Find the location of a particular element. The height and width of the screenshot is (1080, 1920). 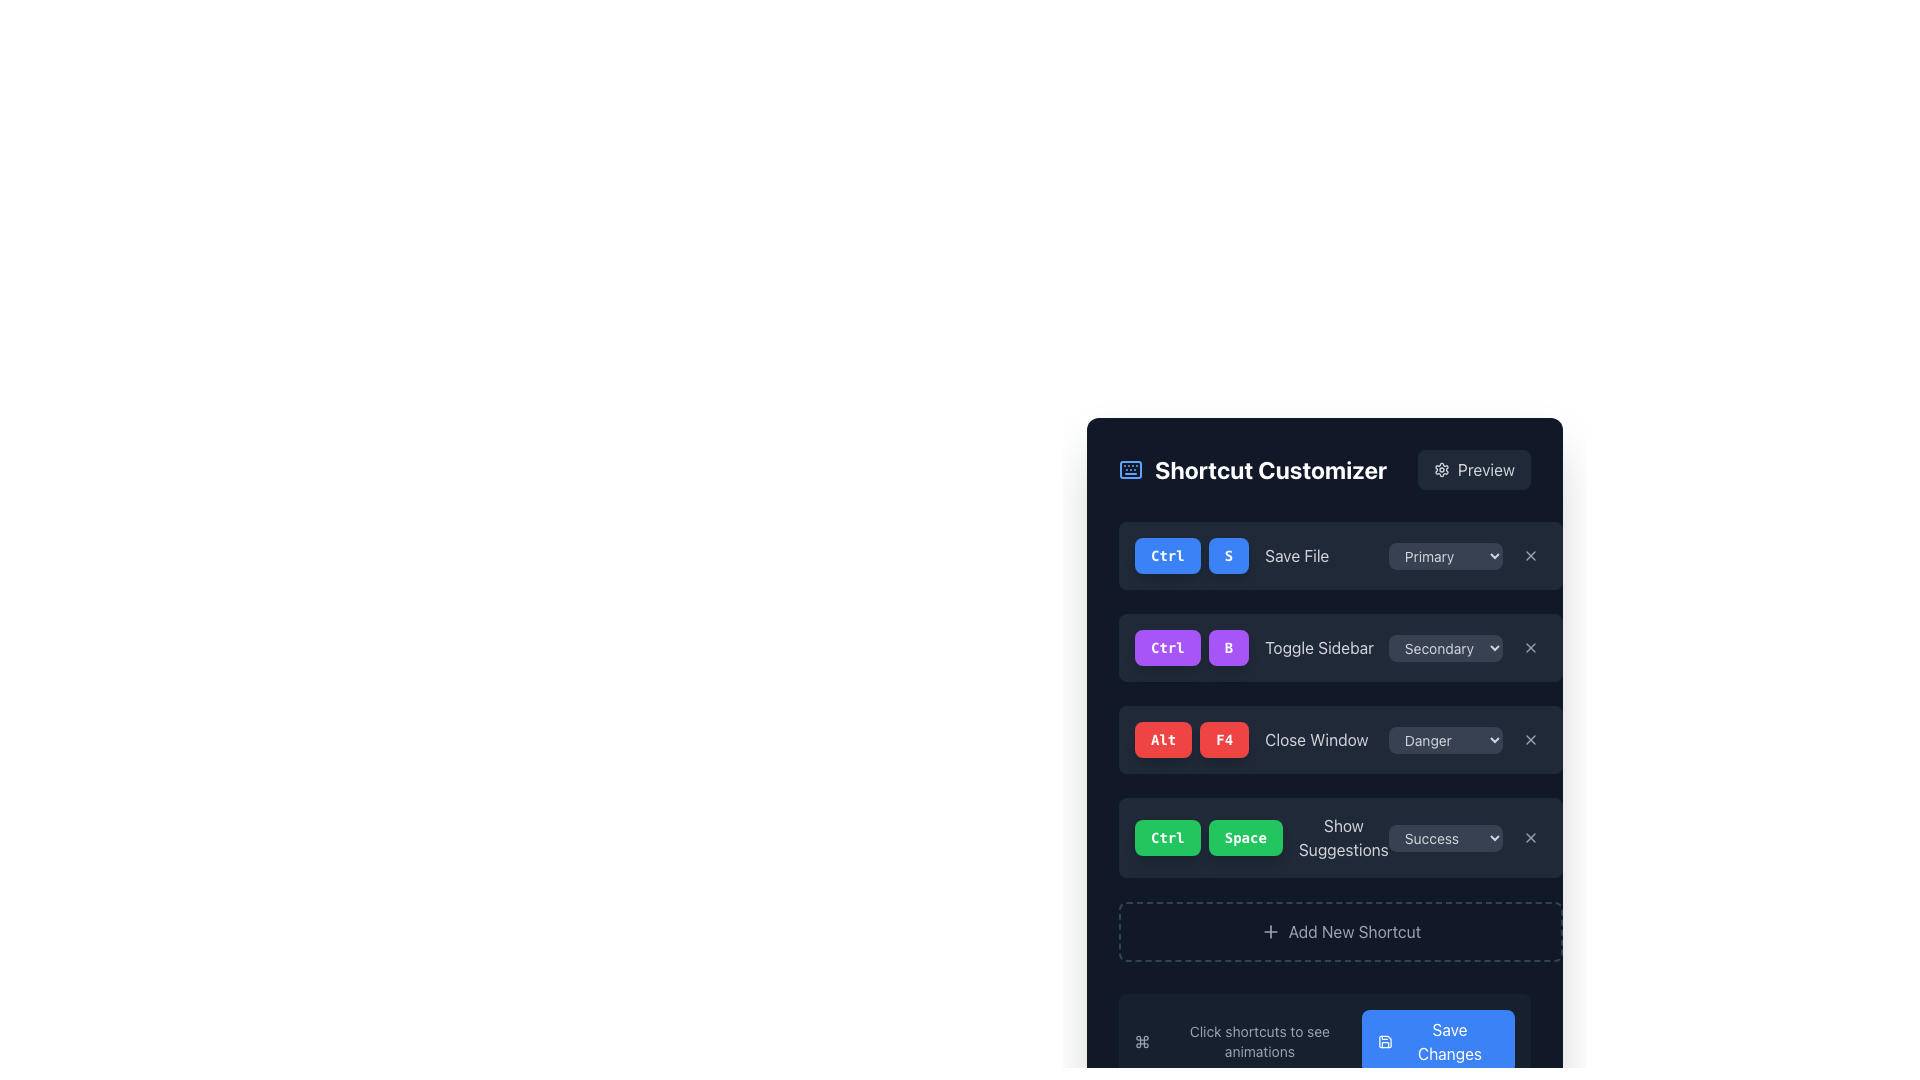

the composite component representing the keyboard shortcut 'Ctrl + B' is located at coordinates (1191, 648).